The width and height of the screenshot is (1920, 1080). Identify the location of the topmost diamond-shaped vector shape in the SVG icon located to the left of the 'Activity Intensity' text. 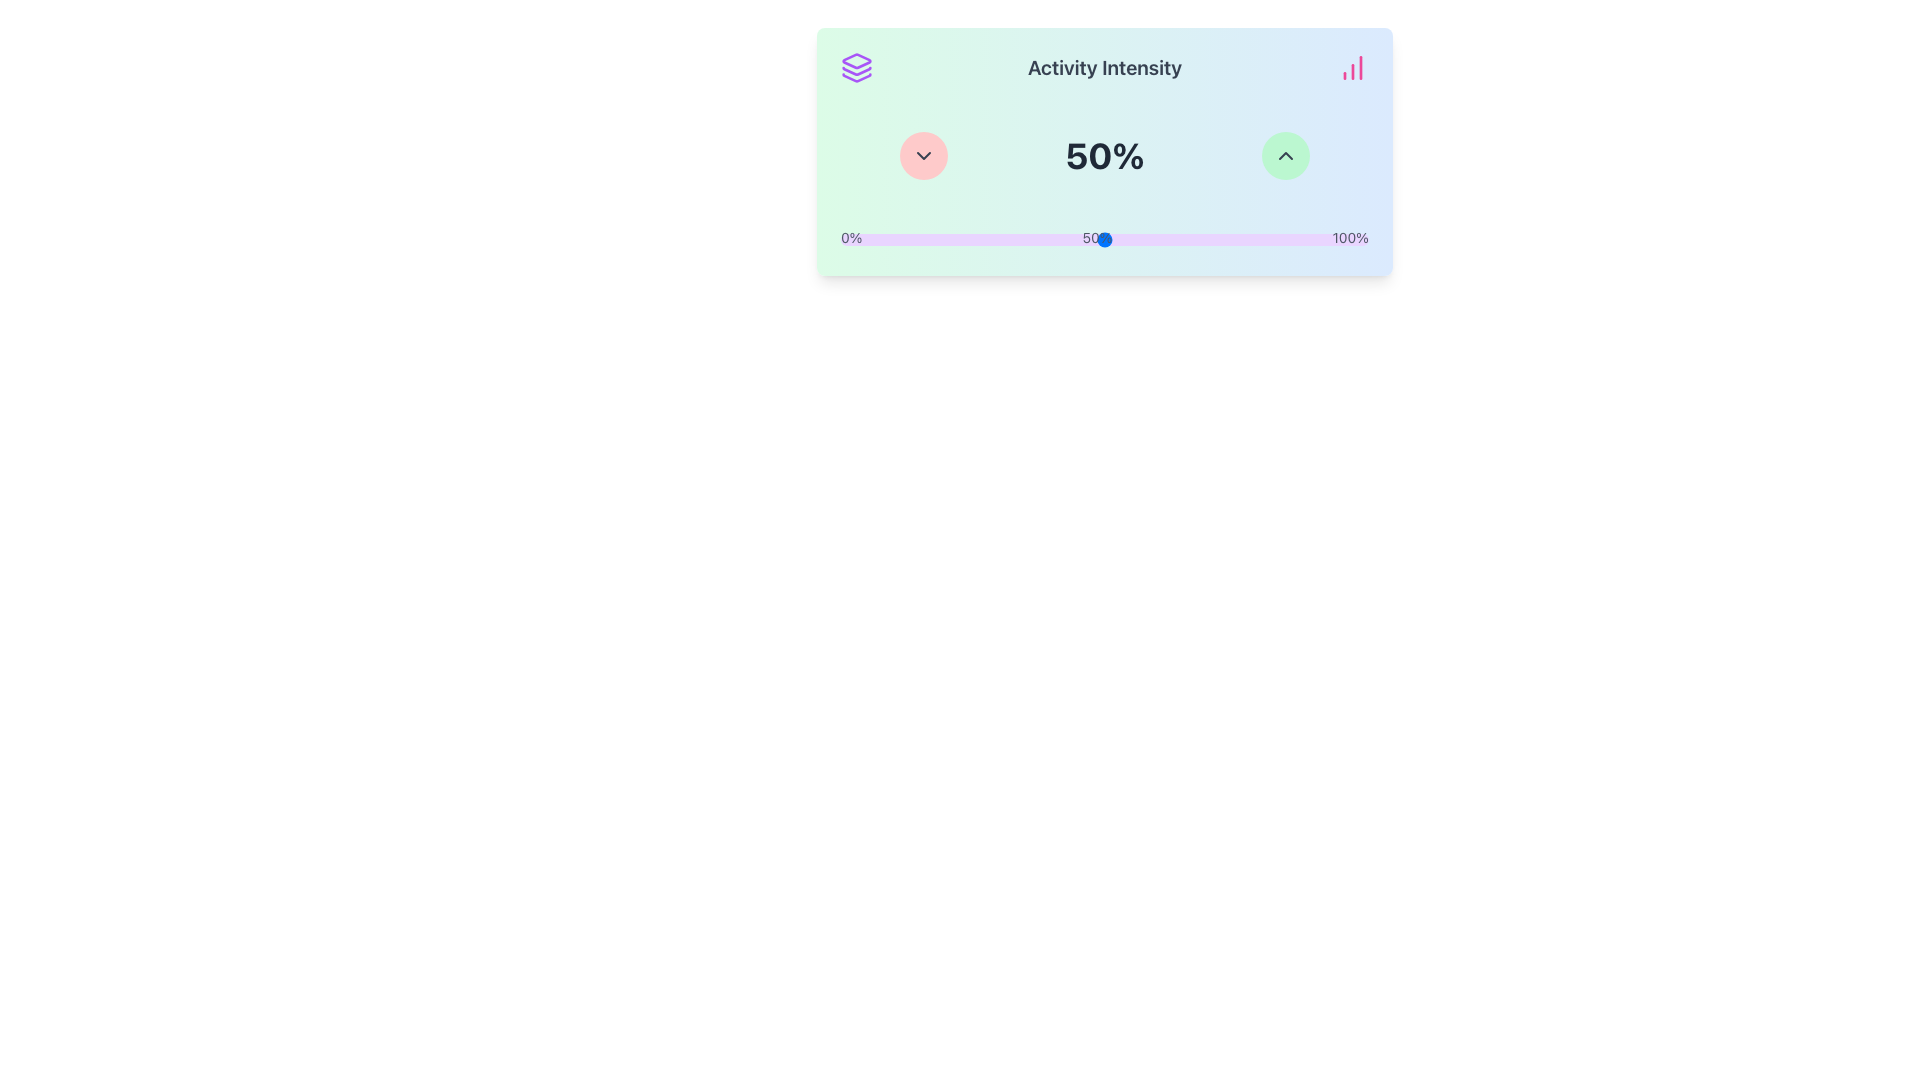
(857, 60).